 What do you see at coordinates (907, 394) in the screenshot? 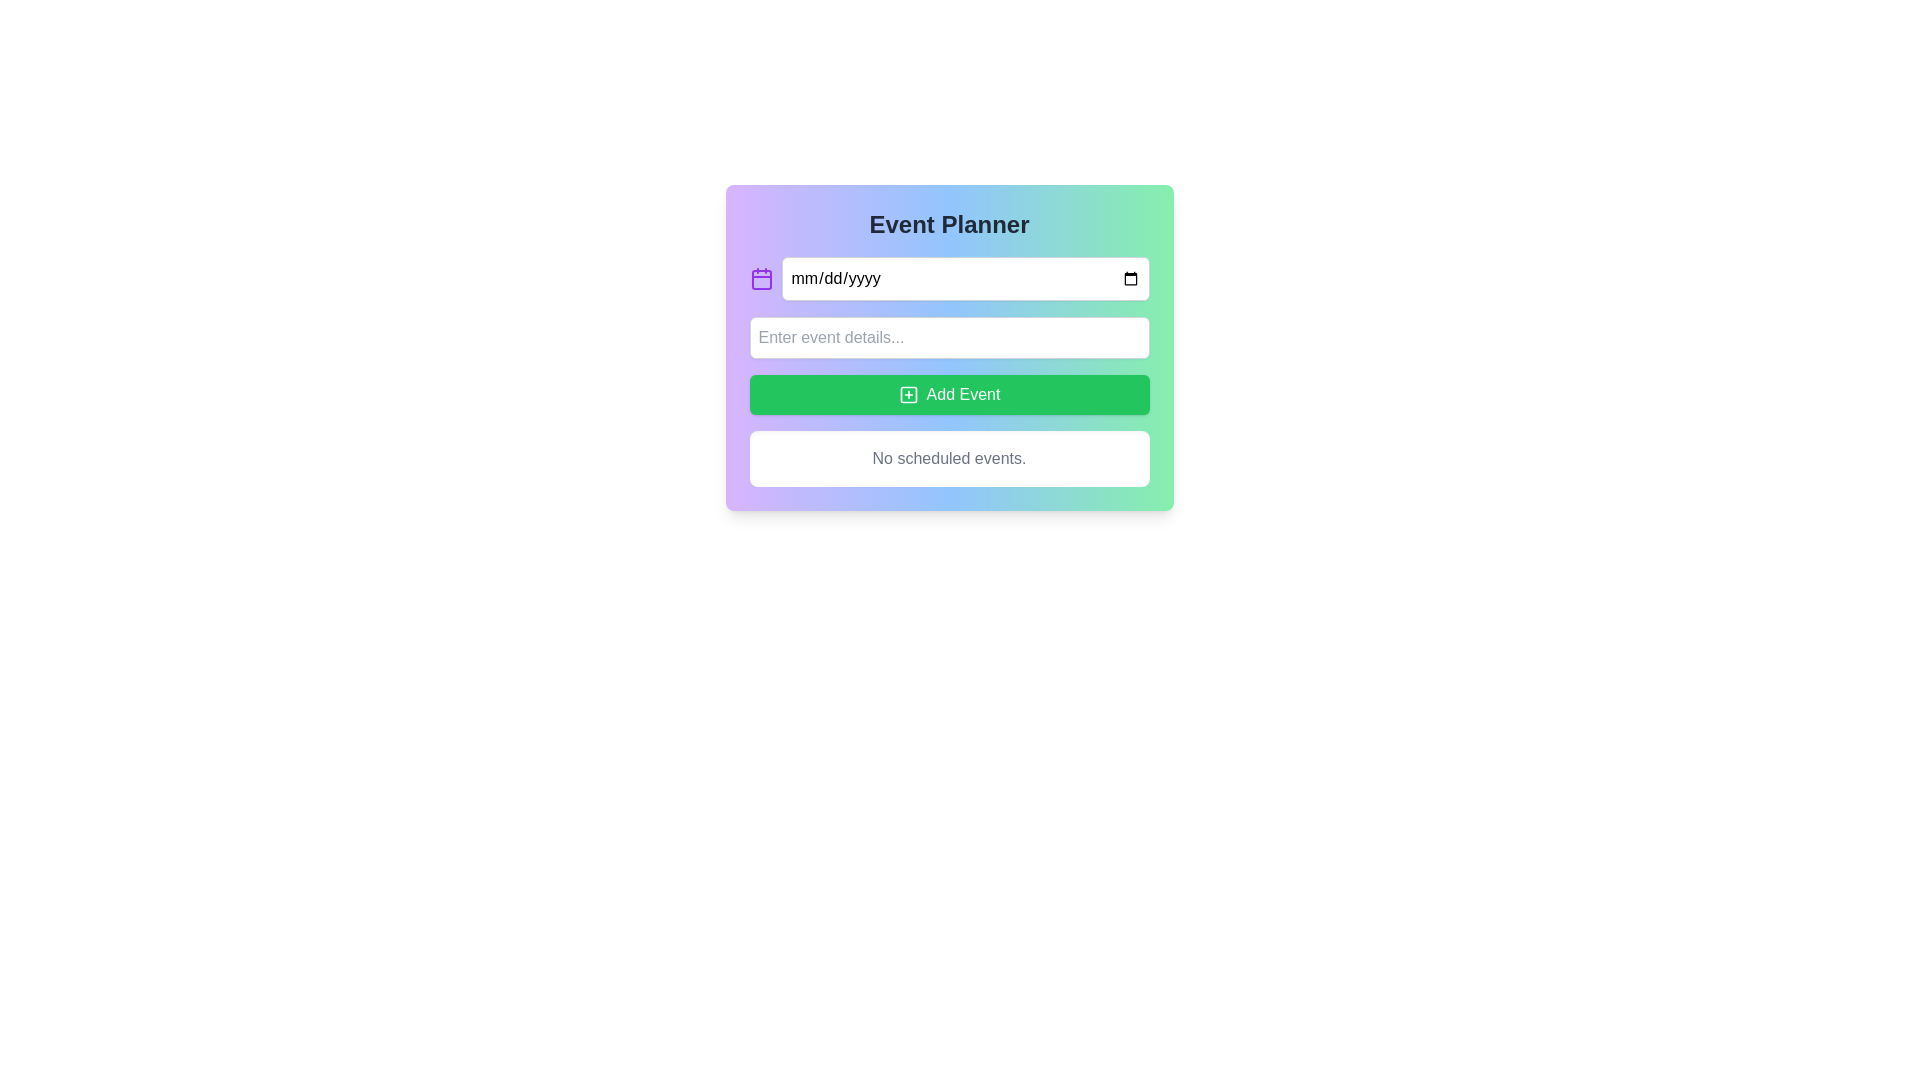
I see `the green square-shaped icon with a '+' symbol, located to the left of the 'Add Event' text, which is part of the 'Add Event' button` at bounding box center [907, 394].